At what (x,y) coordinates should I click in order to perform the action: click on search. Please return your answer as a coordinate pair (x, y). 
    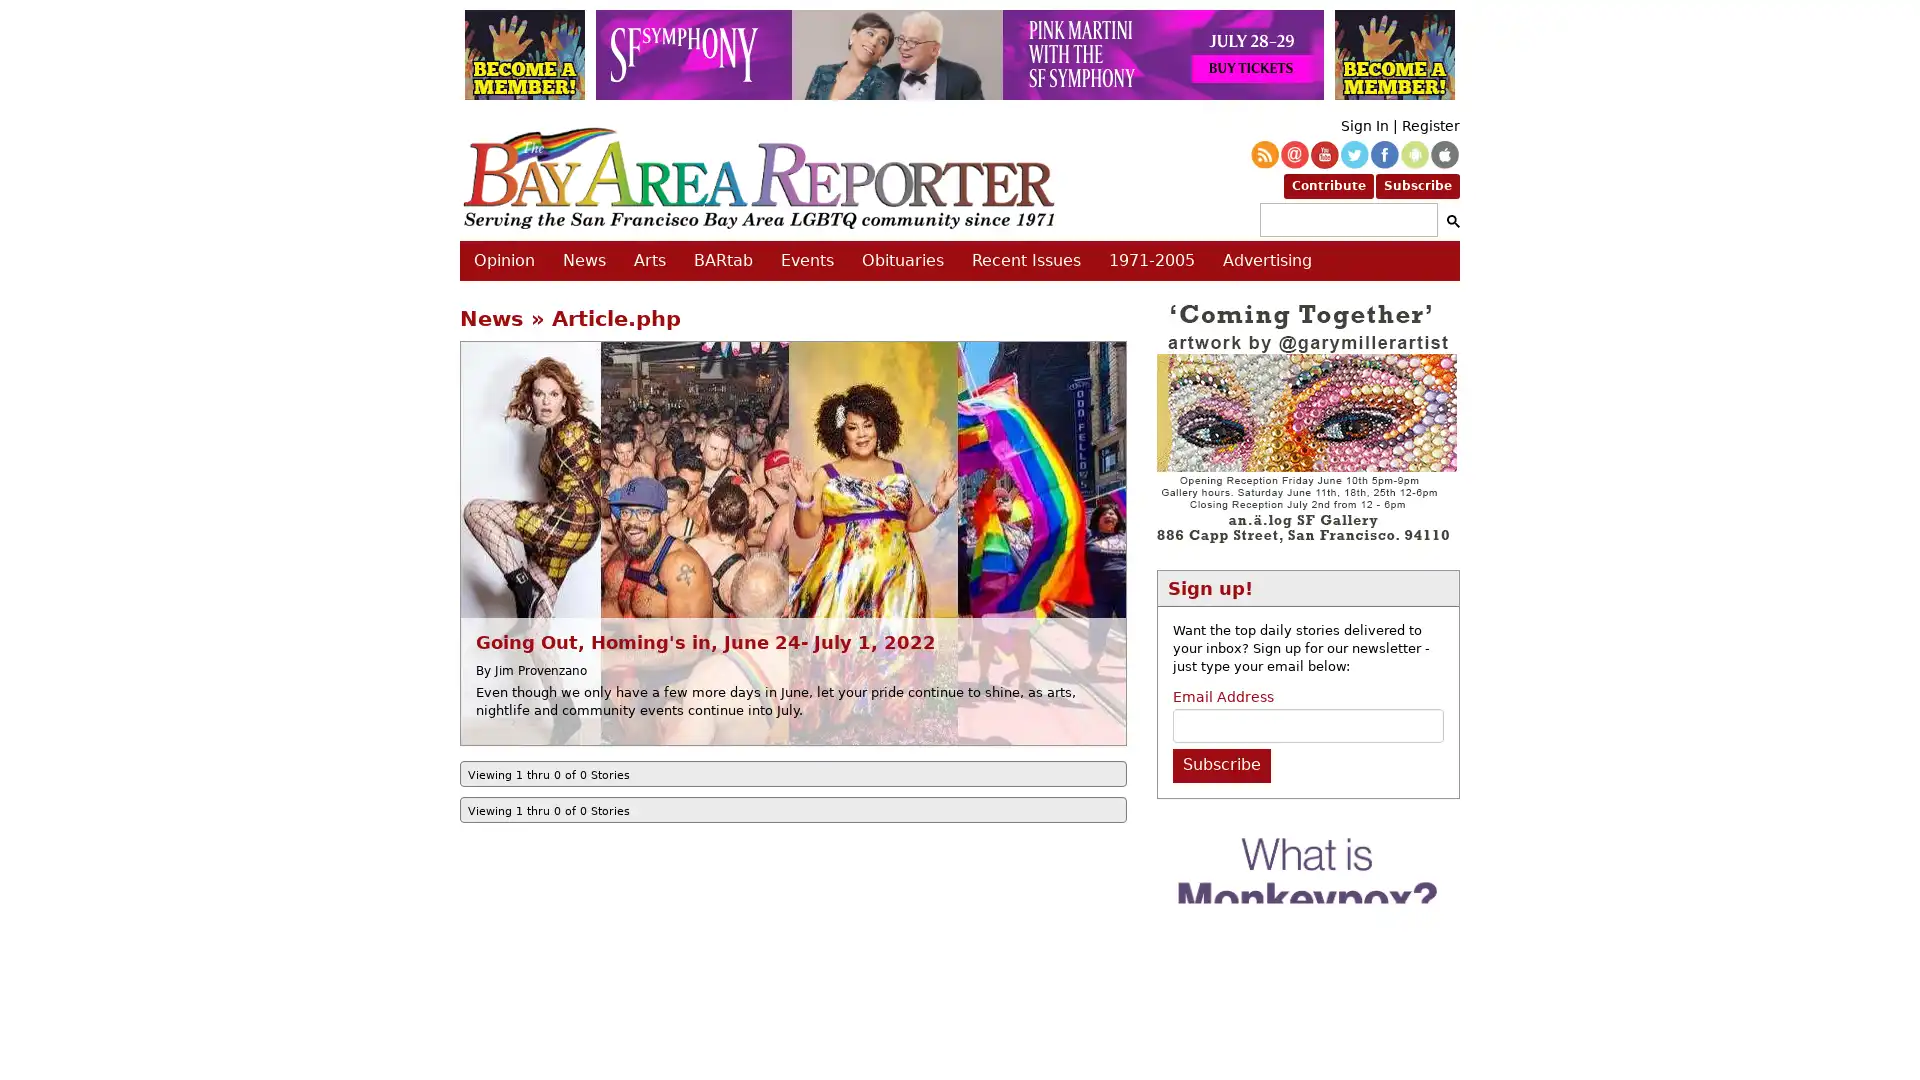
    Looking at the image, I should click on (1449, 220).